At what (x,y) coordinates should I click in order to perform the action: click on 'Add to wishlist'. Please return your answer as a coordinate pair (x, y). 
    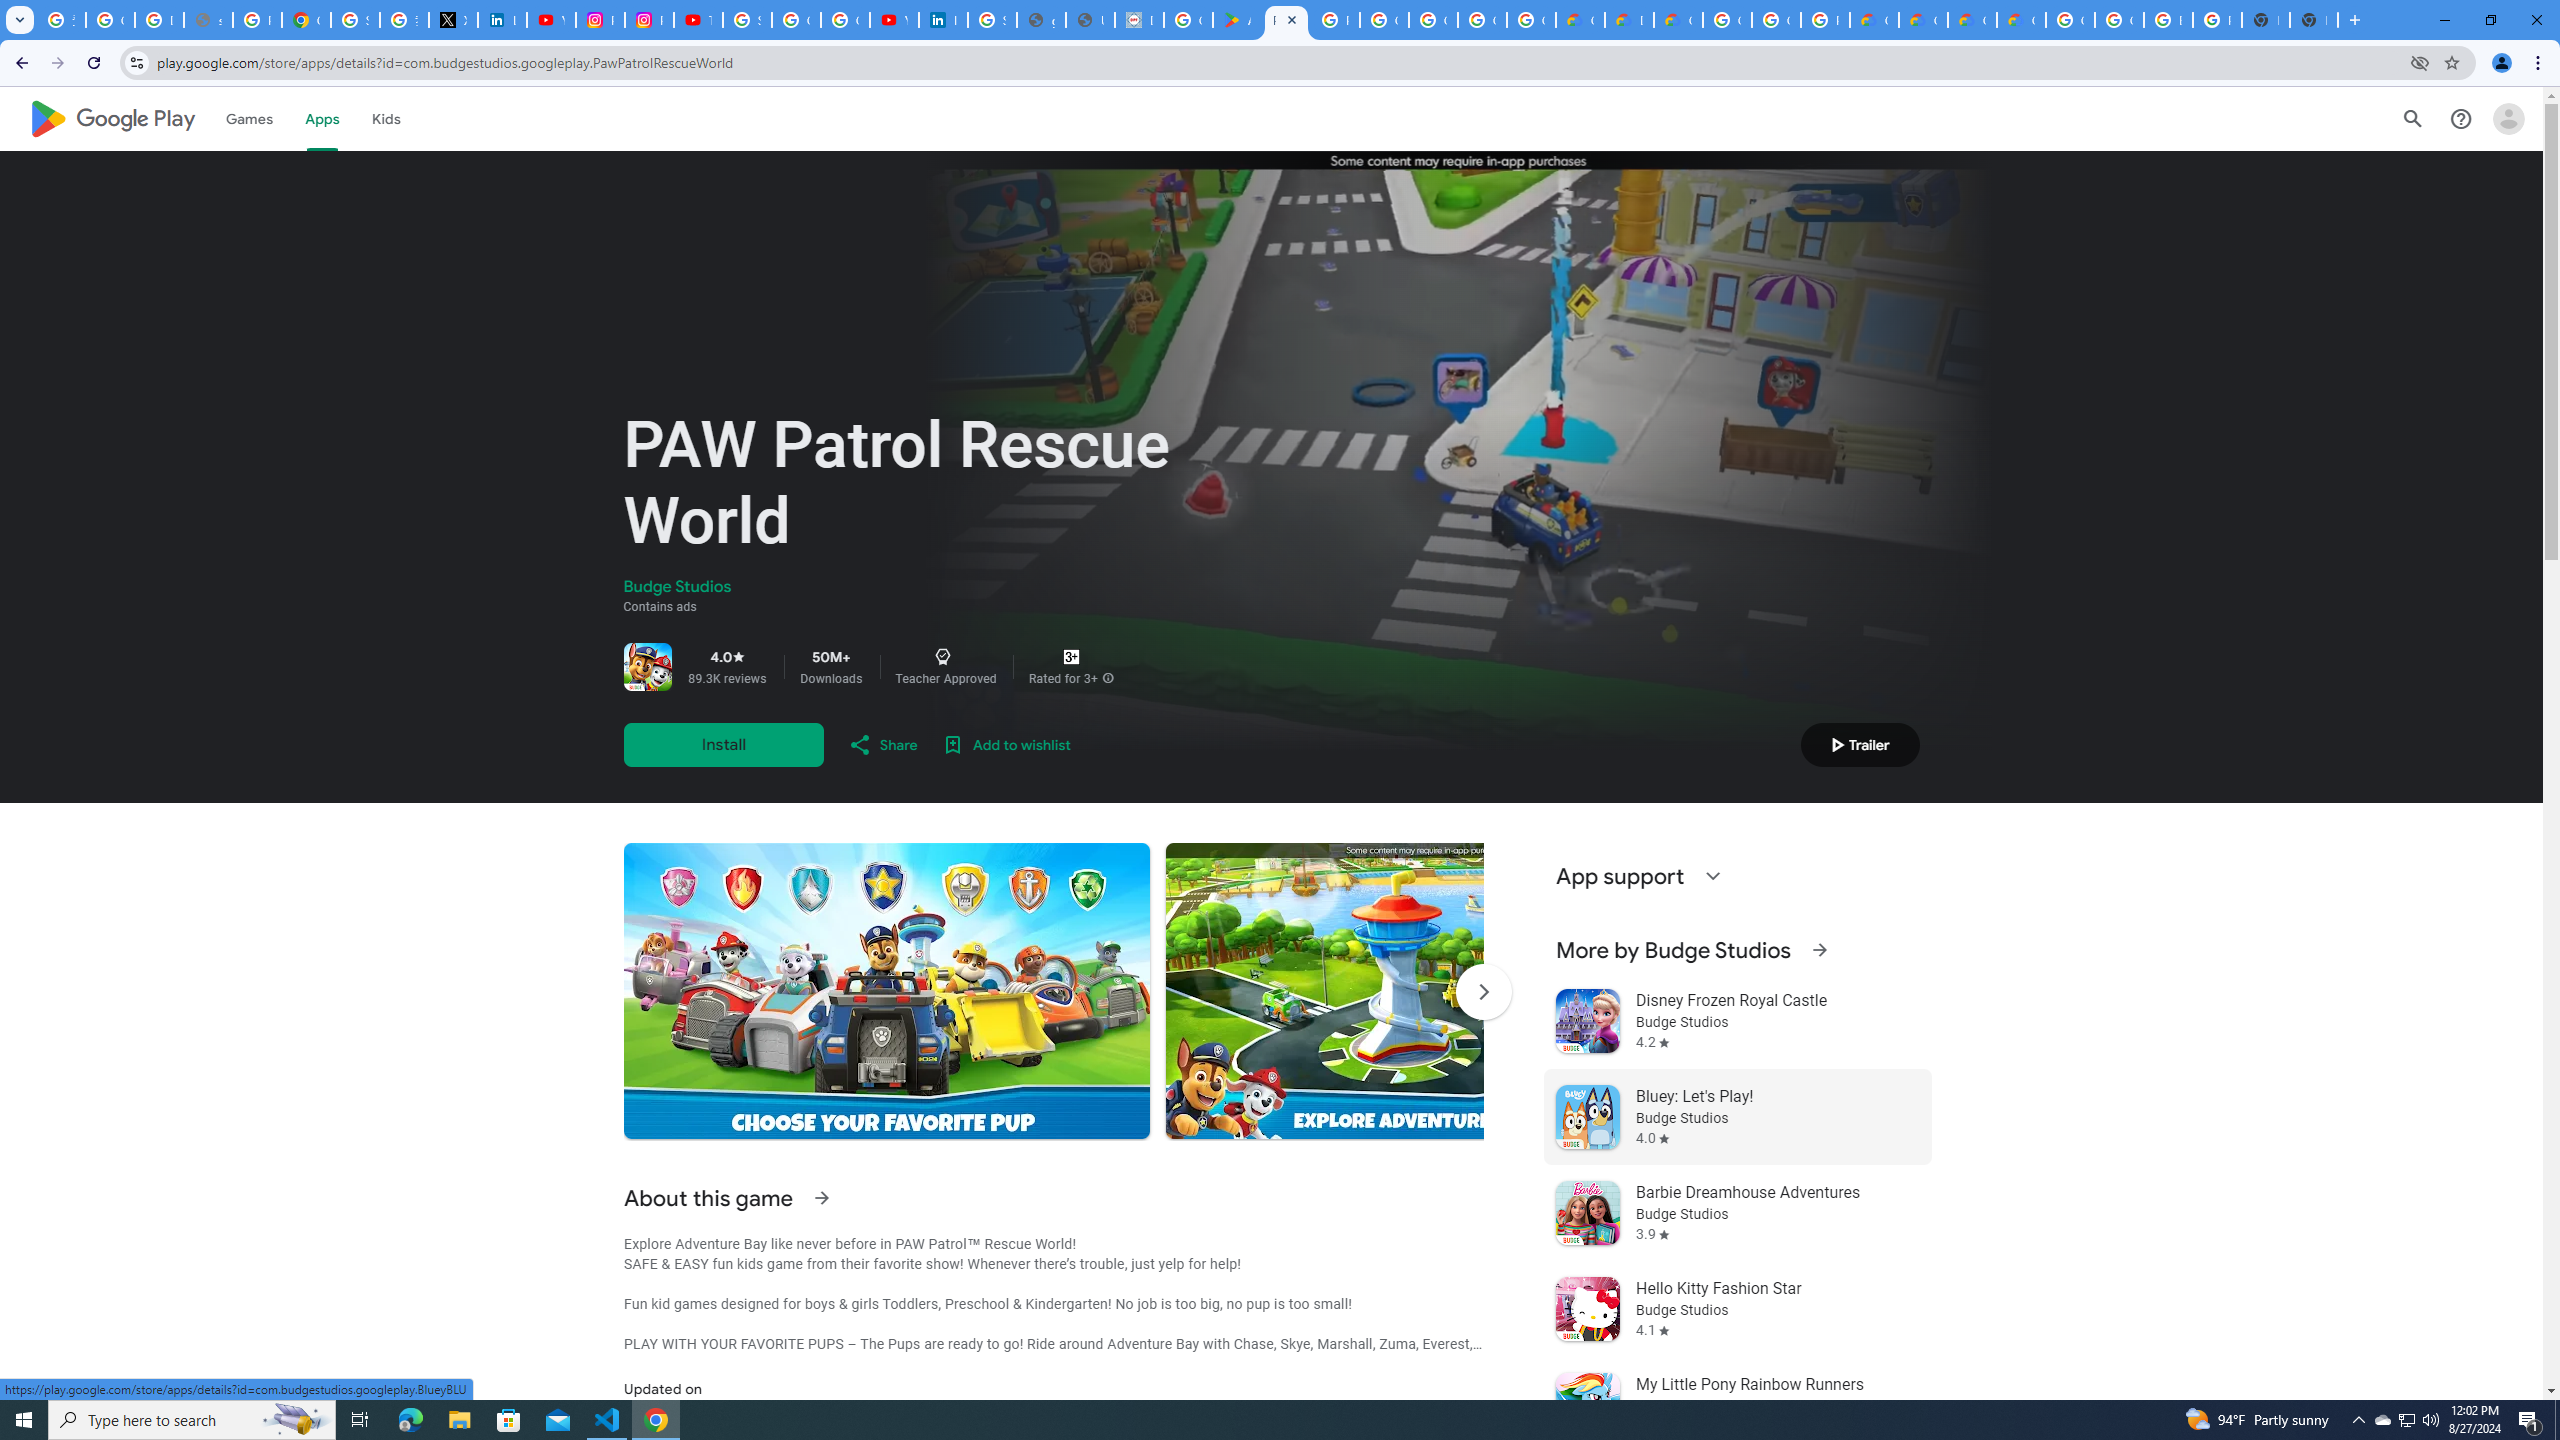
    Looking at the image, I should click on (1006, 743).